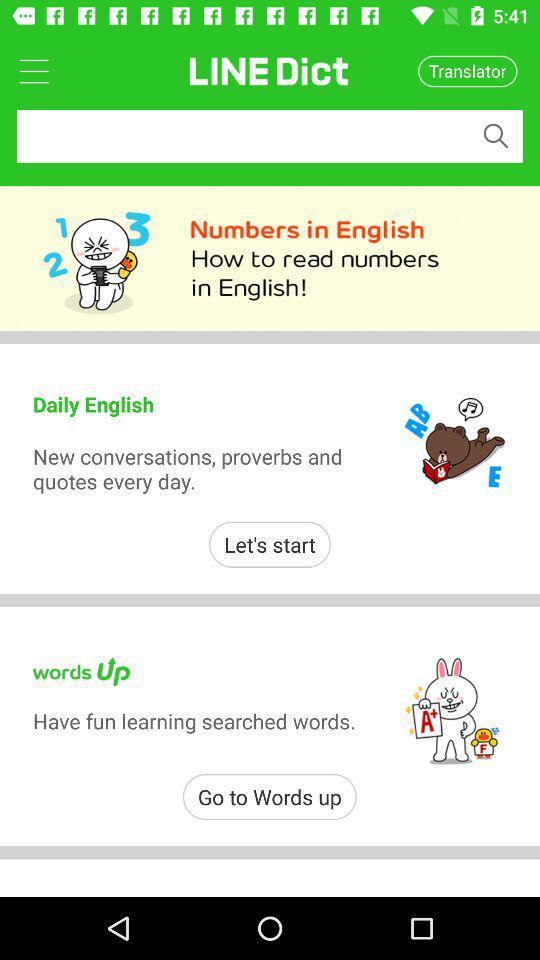  Describe the element at coordinates (33, 70) in the screenshot. I see `open dropdown menu` at that location.